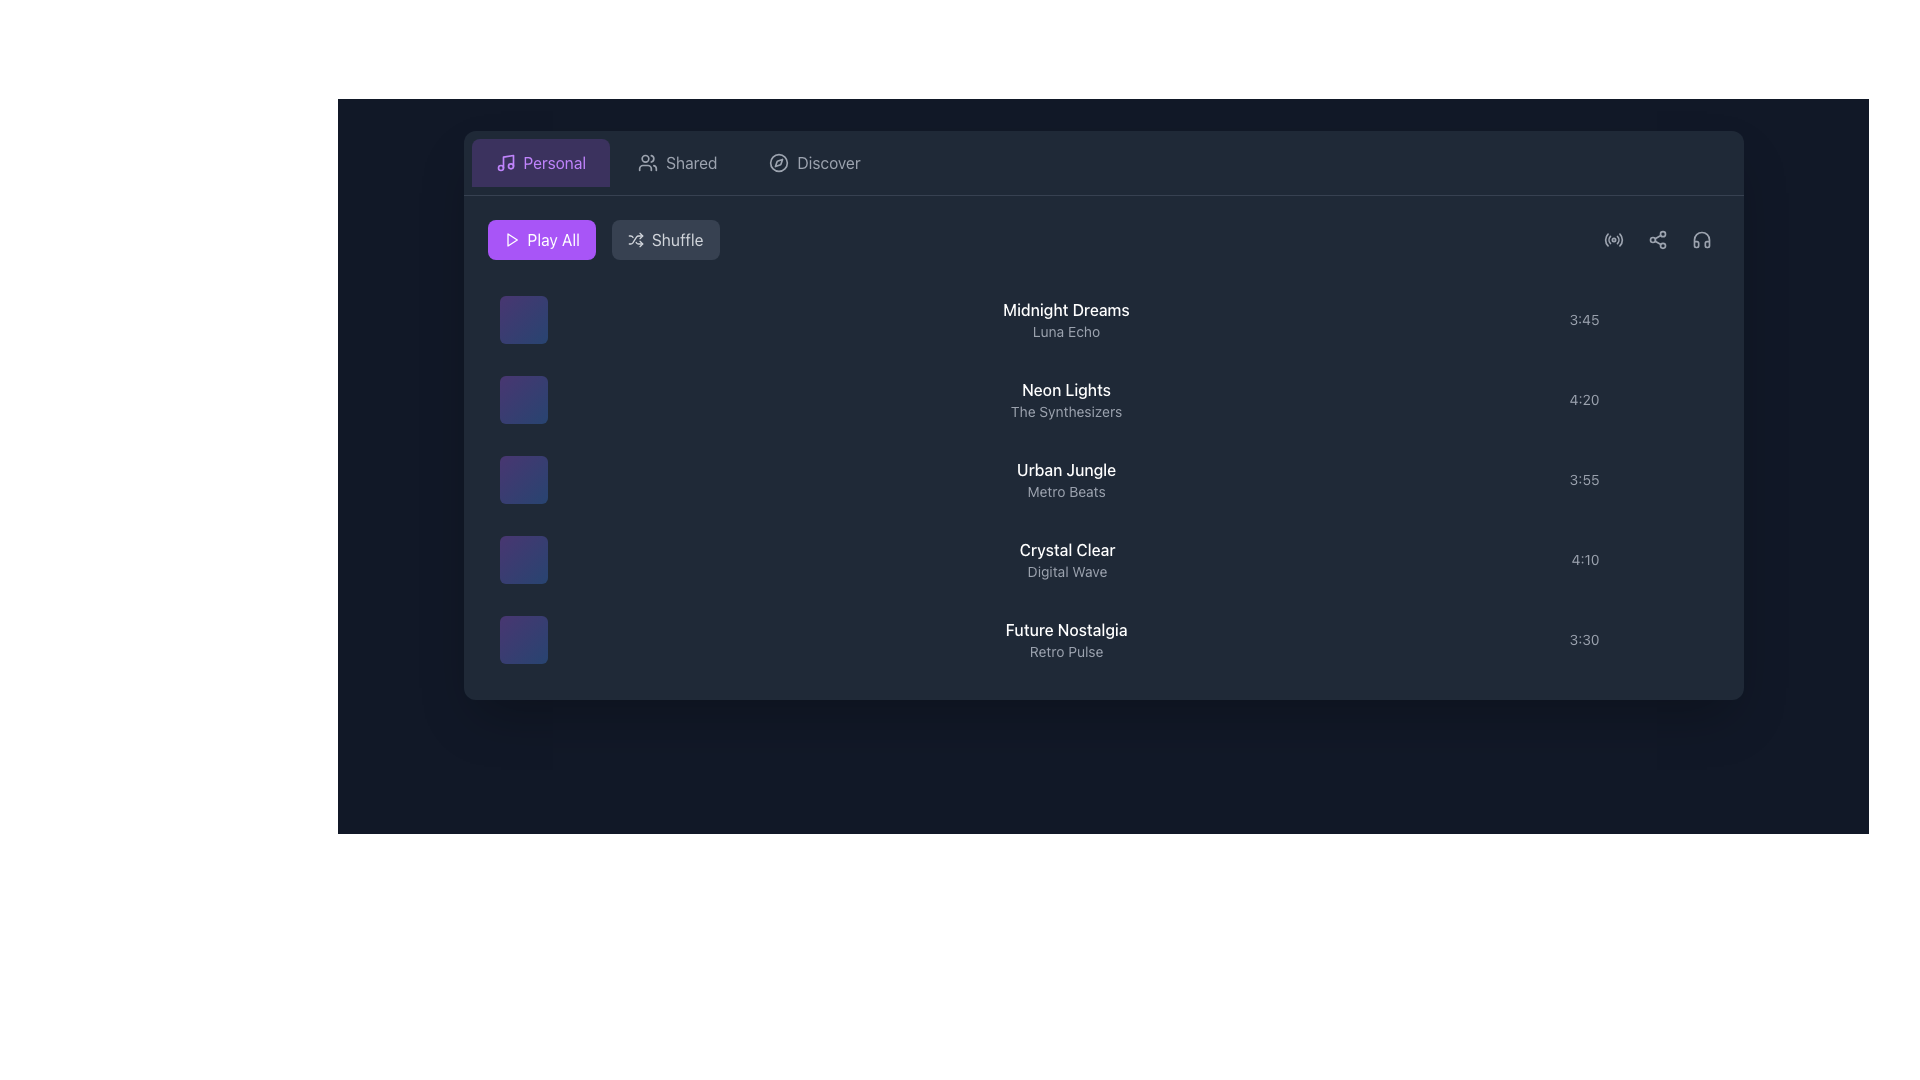 Image resolution: width=1920 pixels, height=1080 pixels. Describe the element at coordinates (523, 559) in the screenshot. I see `the interactive thumbnail representing the 'Crystal Clear - Digital Wave' audio track` at that location.